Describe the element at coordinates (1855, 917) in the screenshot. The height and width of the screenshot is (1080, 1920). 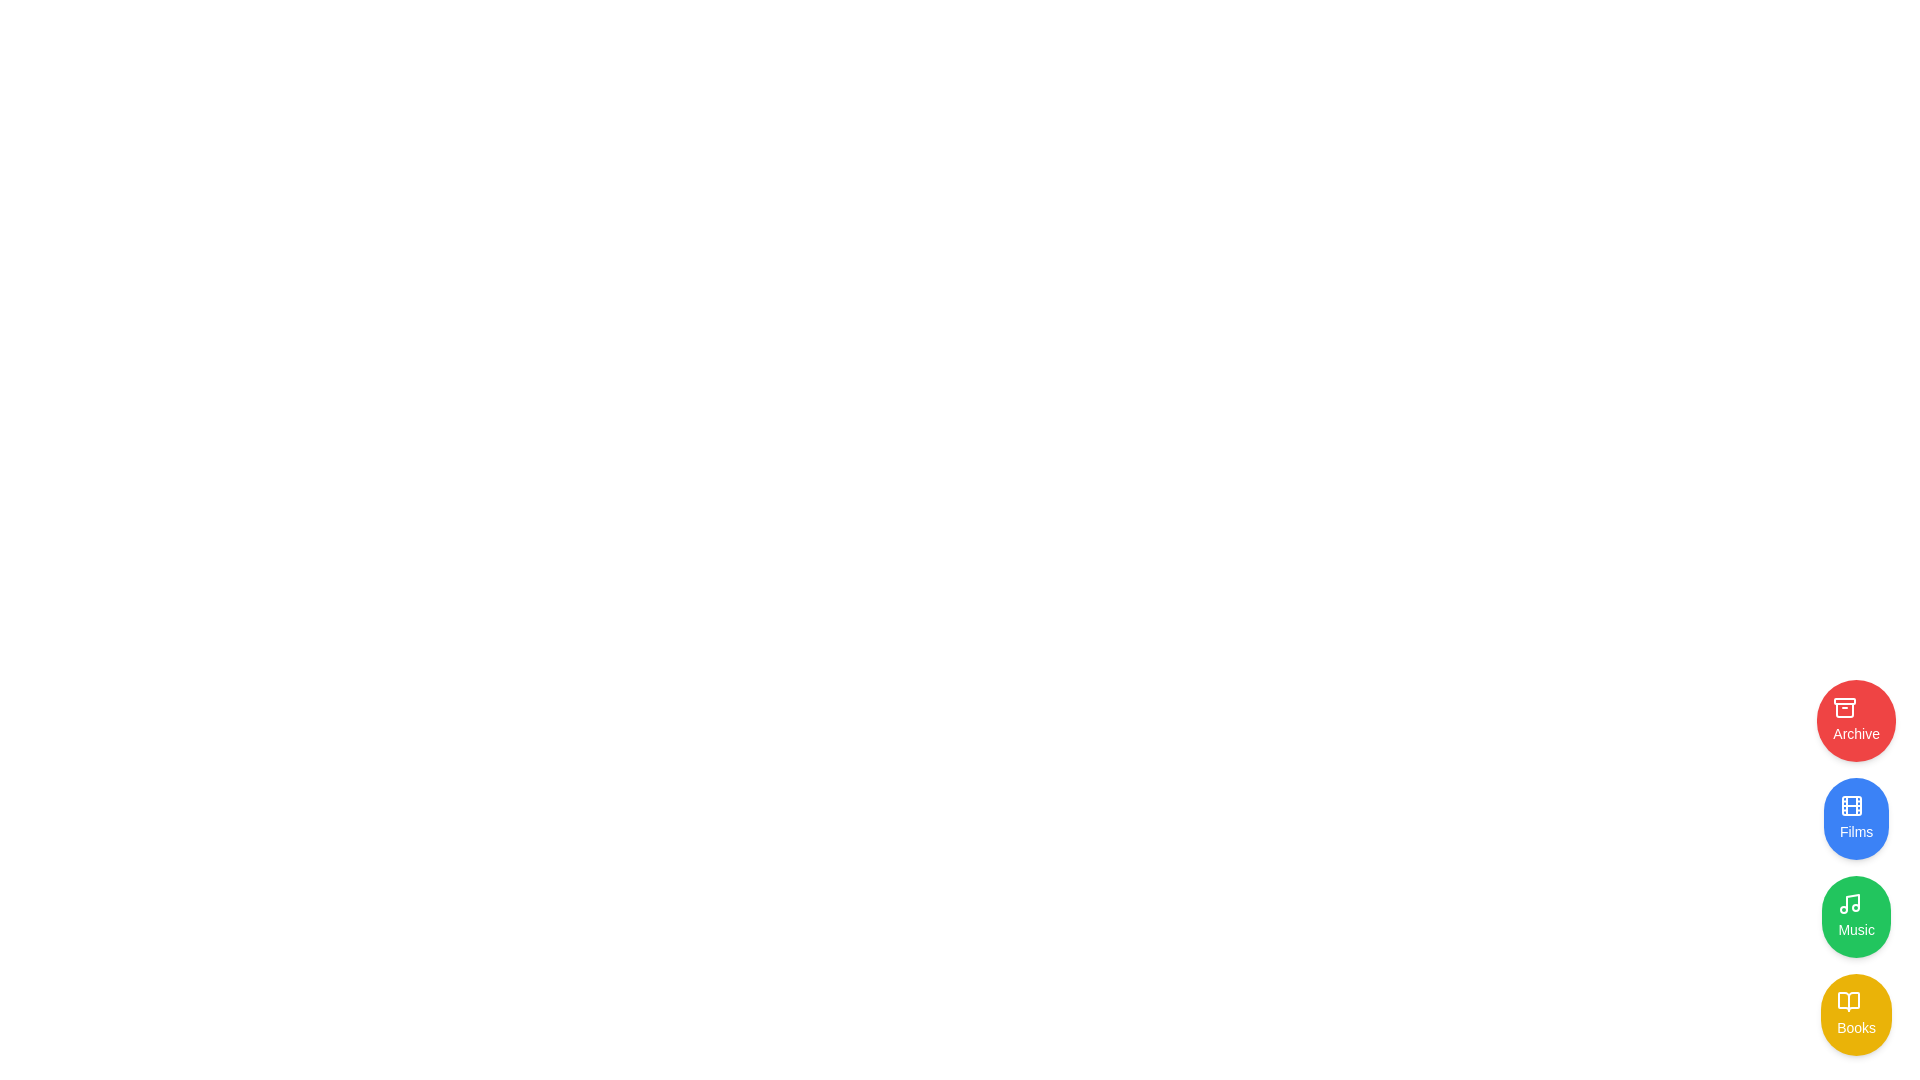
I see `the circular green 'Music' button with a music note icon to trigger the visual scale animation` at that location.